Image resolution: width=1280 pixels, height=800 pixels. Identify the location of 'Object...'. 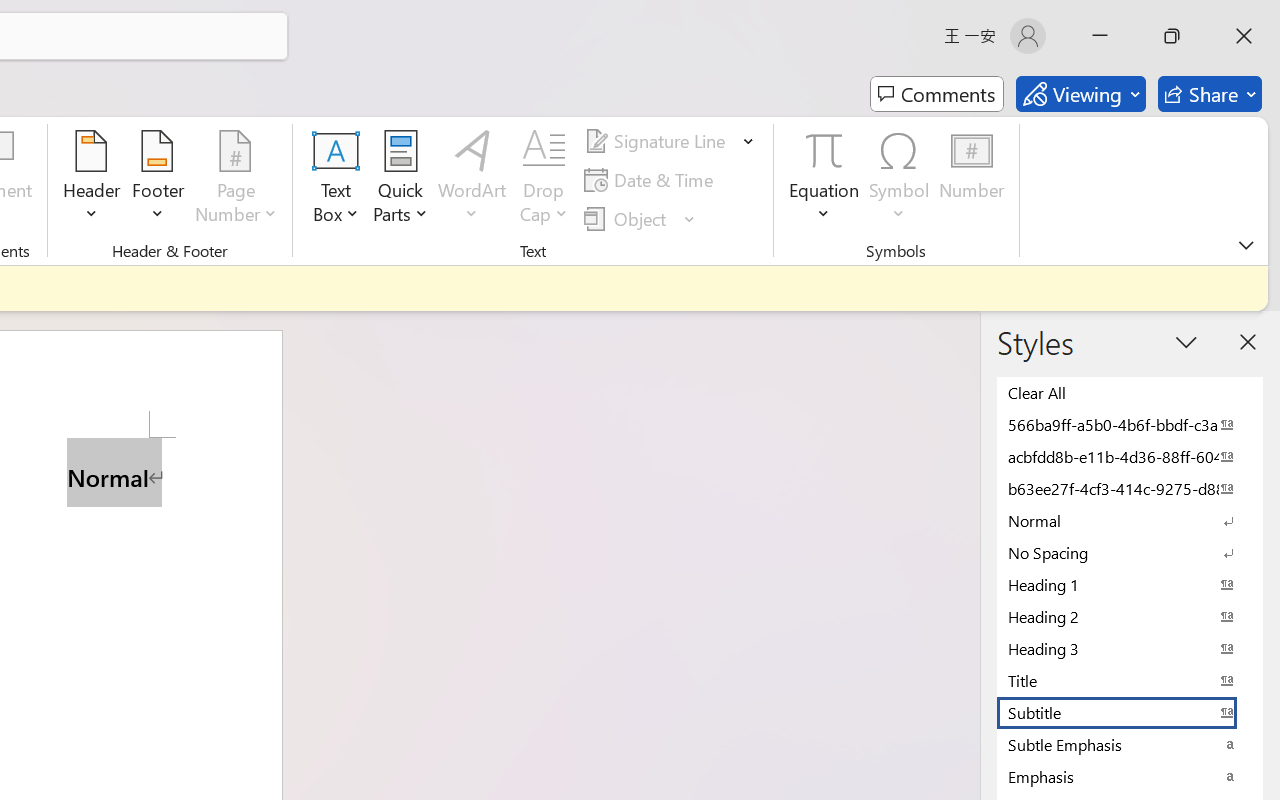
(640, 218).